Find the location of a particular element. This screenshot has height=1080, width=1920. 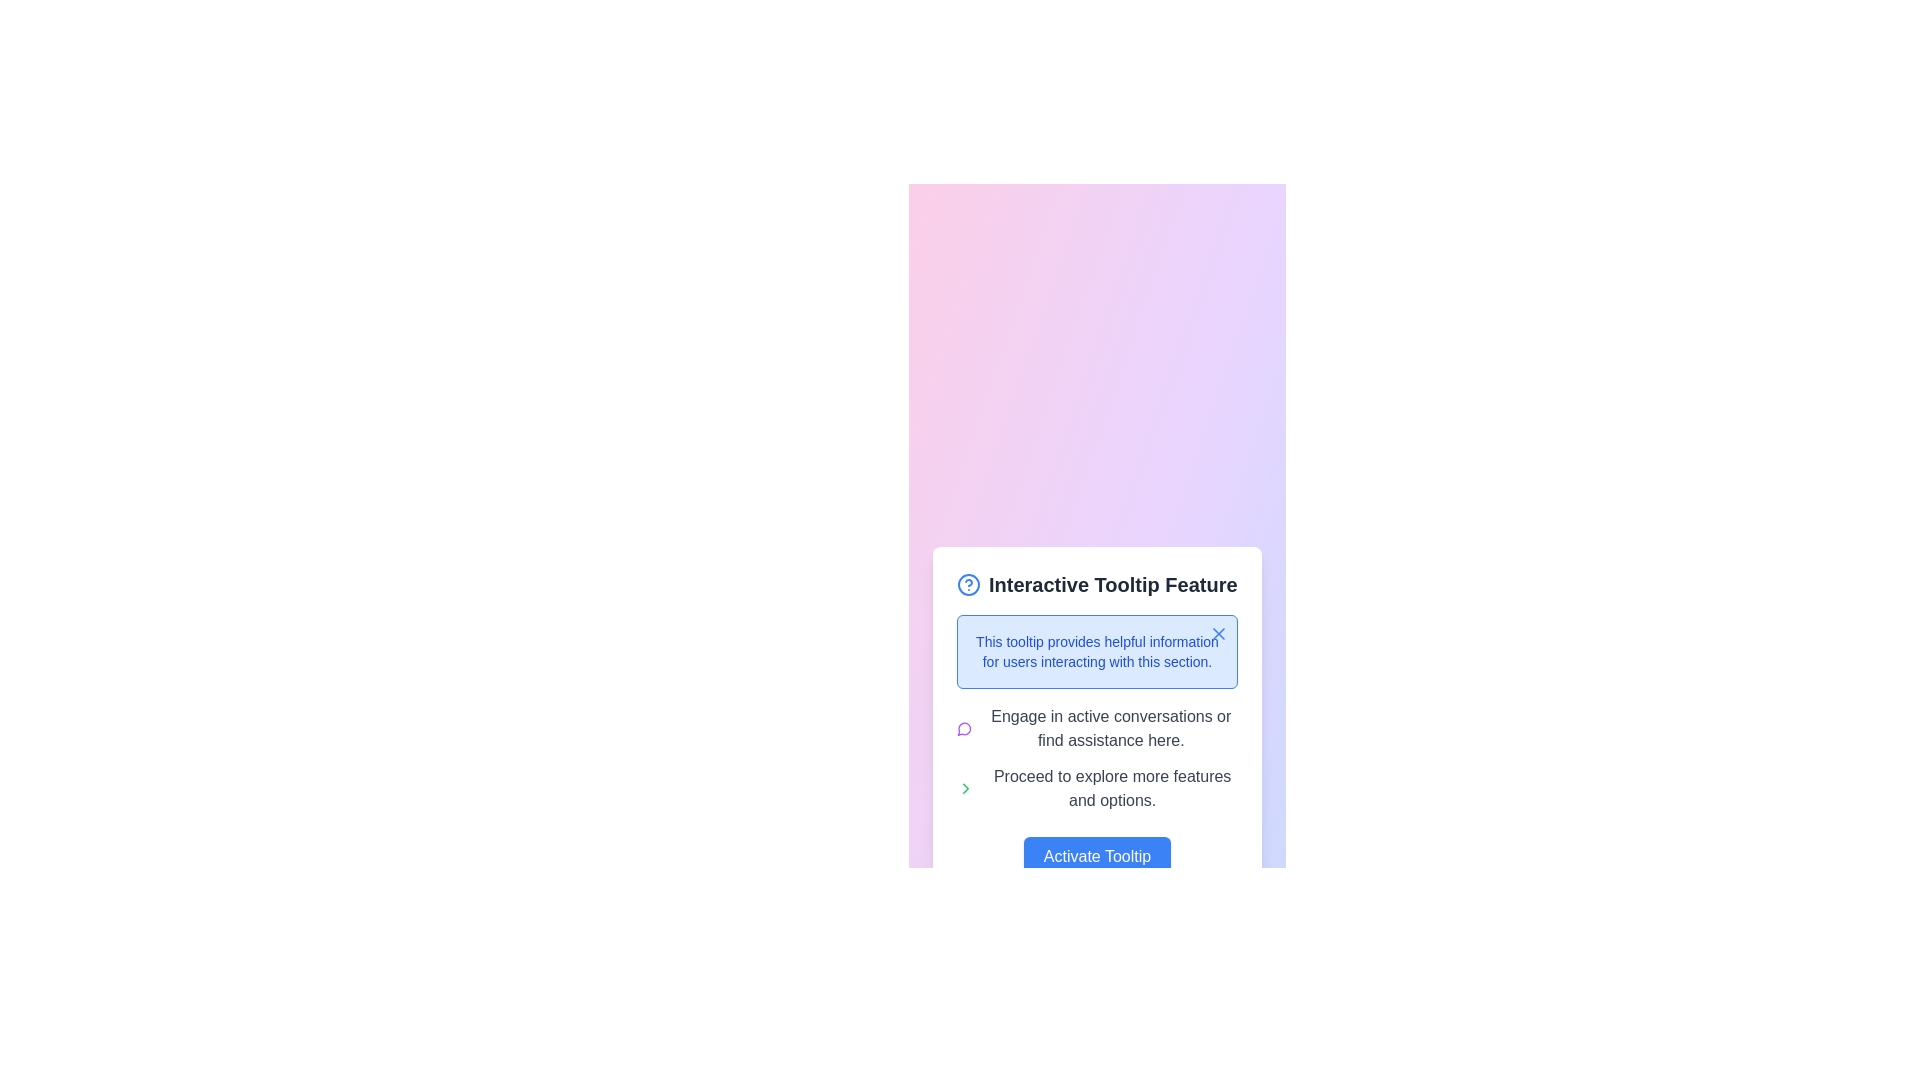

the blue button labeled 'Activate Tooltip' to observe the style change effect is located at coordinates (1096, 855).